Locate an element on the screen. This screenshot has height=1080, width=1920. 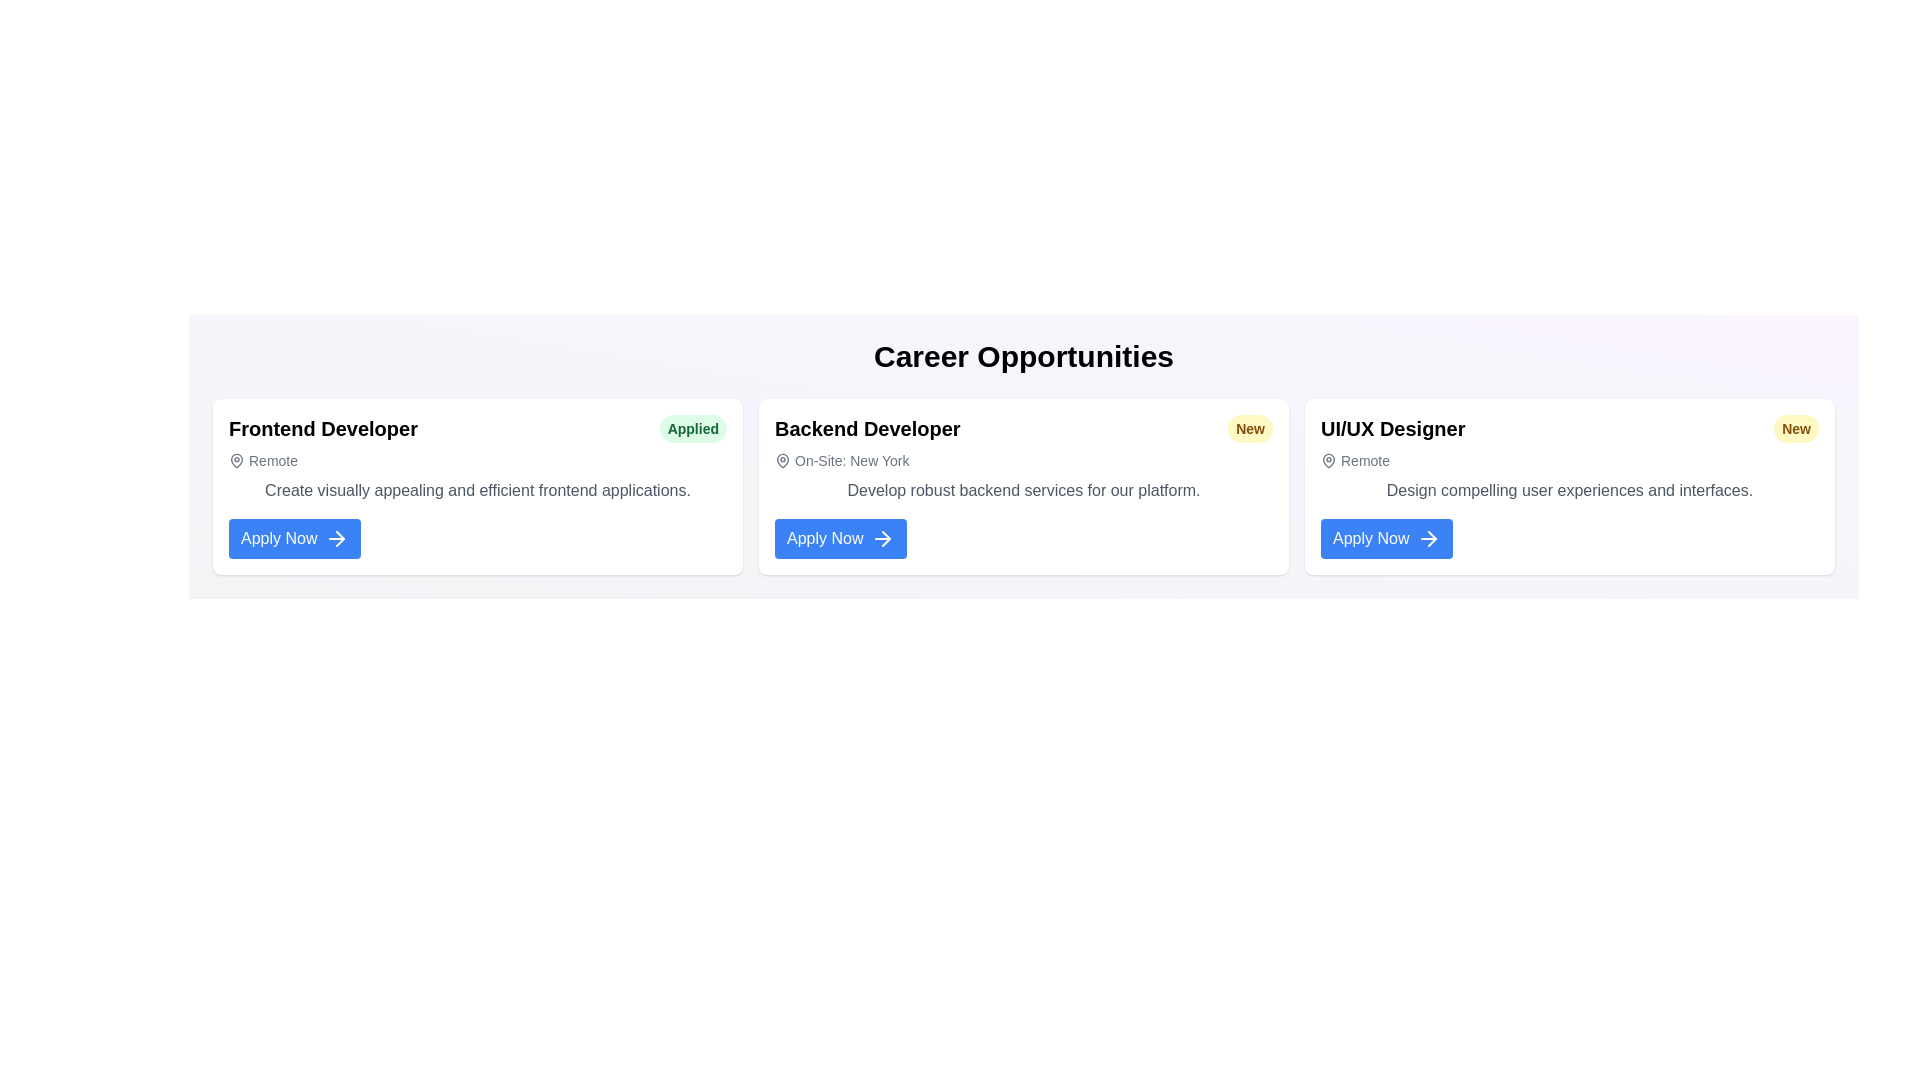
the rightward pointing arrow icon located next to the 'Apply Now' button in the first card under 'Frontend Developer' is located at coordinates (340, 538).